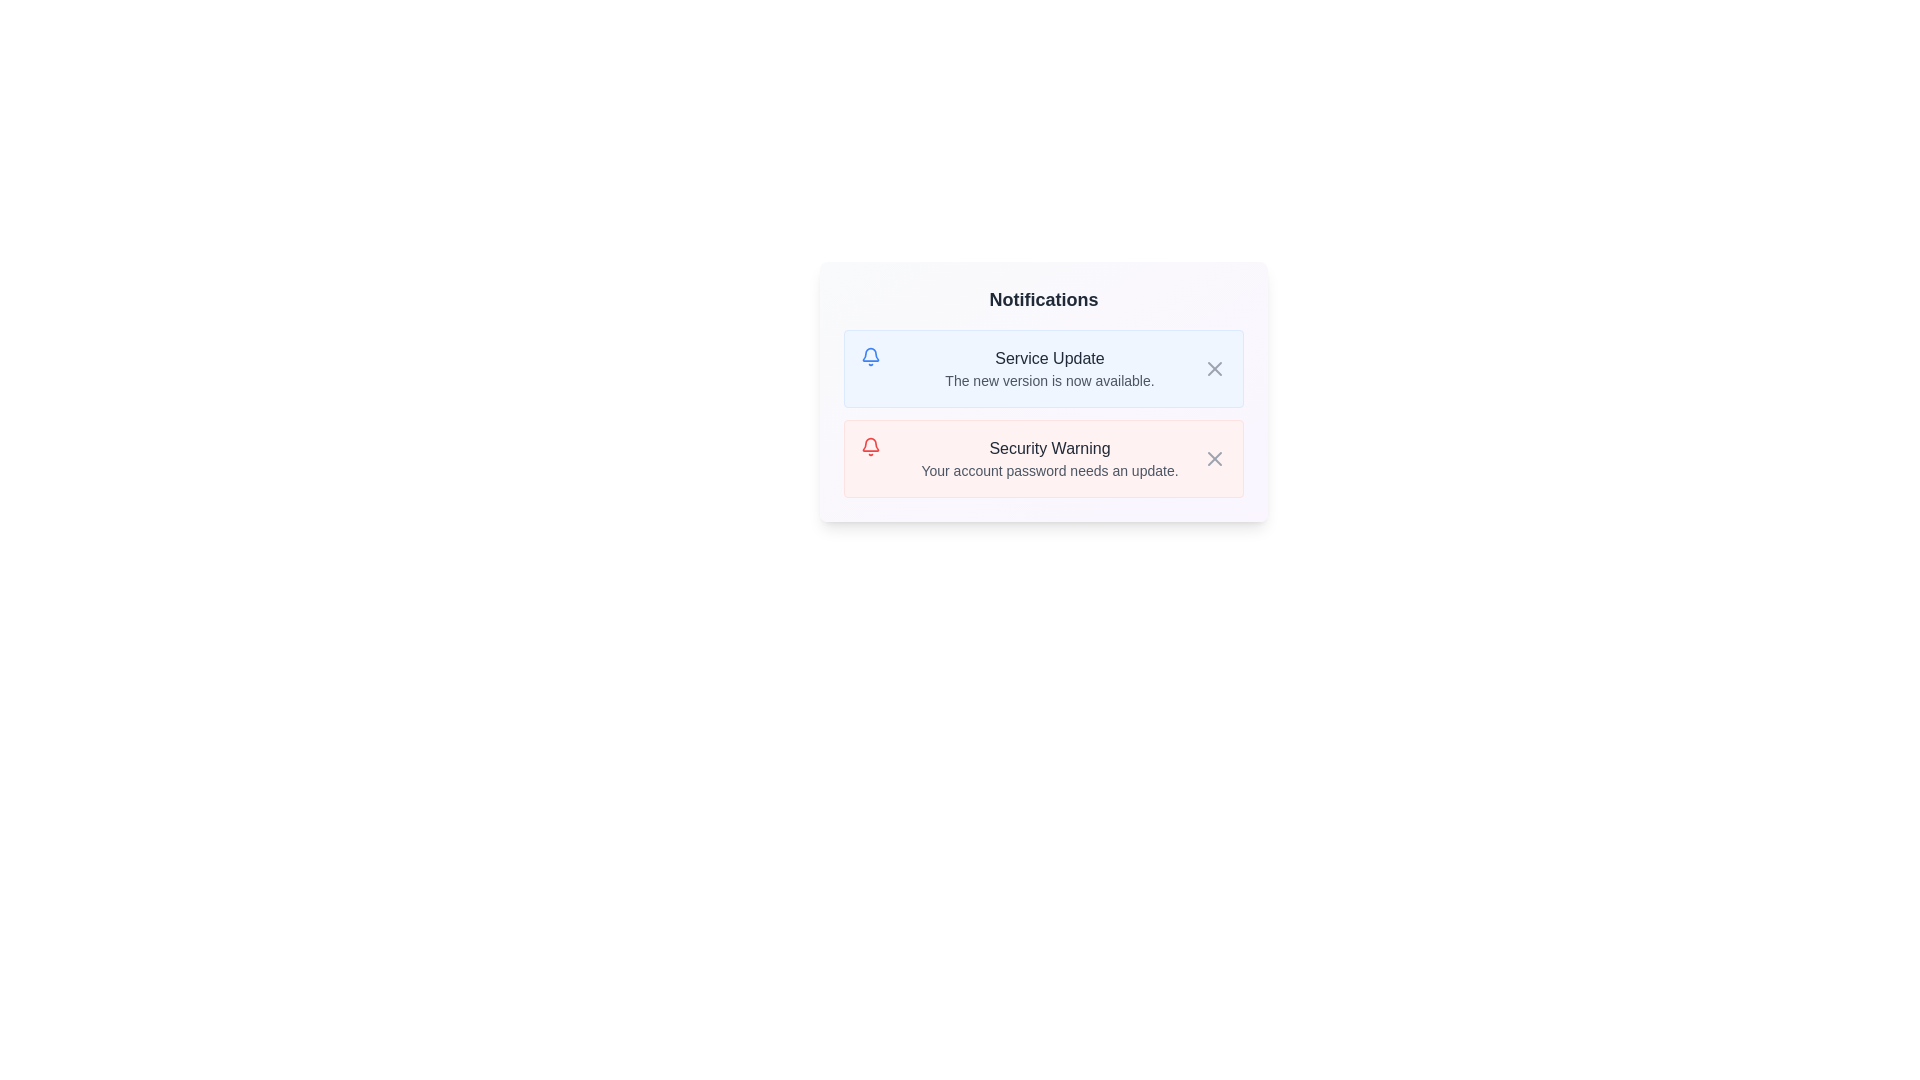  I want to click on text element displaying 'The new version is now available.' which is located below the 'Service Update' header in the notification card, so click(1049, 381).